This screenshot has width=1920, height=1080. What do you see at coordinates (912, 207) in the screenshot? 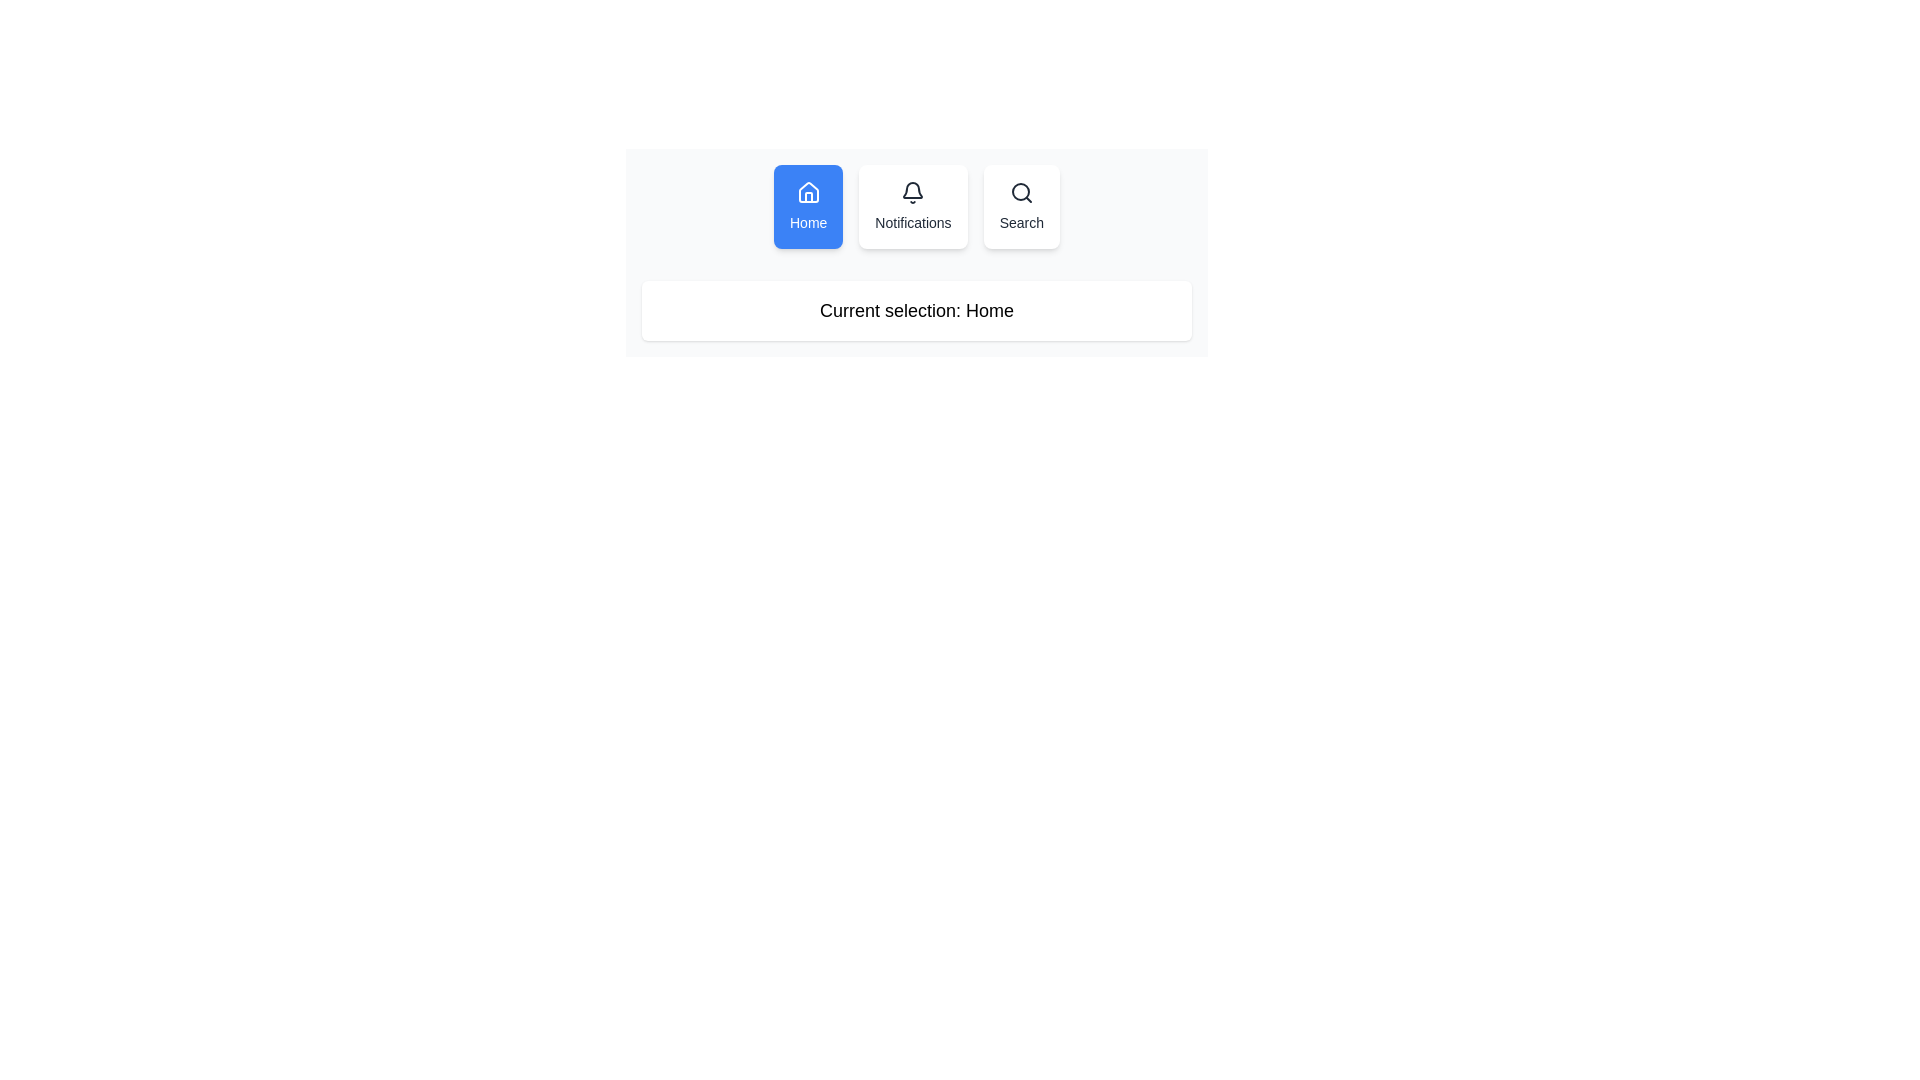
I see `the 'Notifications' button in the navigation bar to activate hover effects` at bounding box center [912, 207].